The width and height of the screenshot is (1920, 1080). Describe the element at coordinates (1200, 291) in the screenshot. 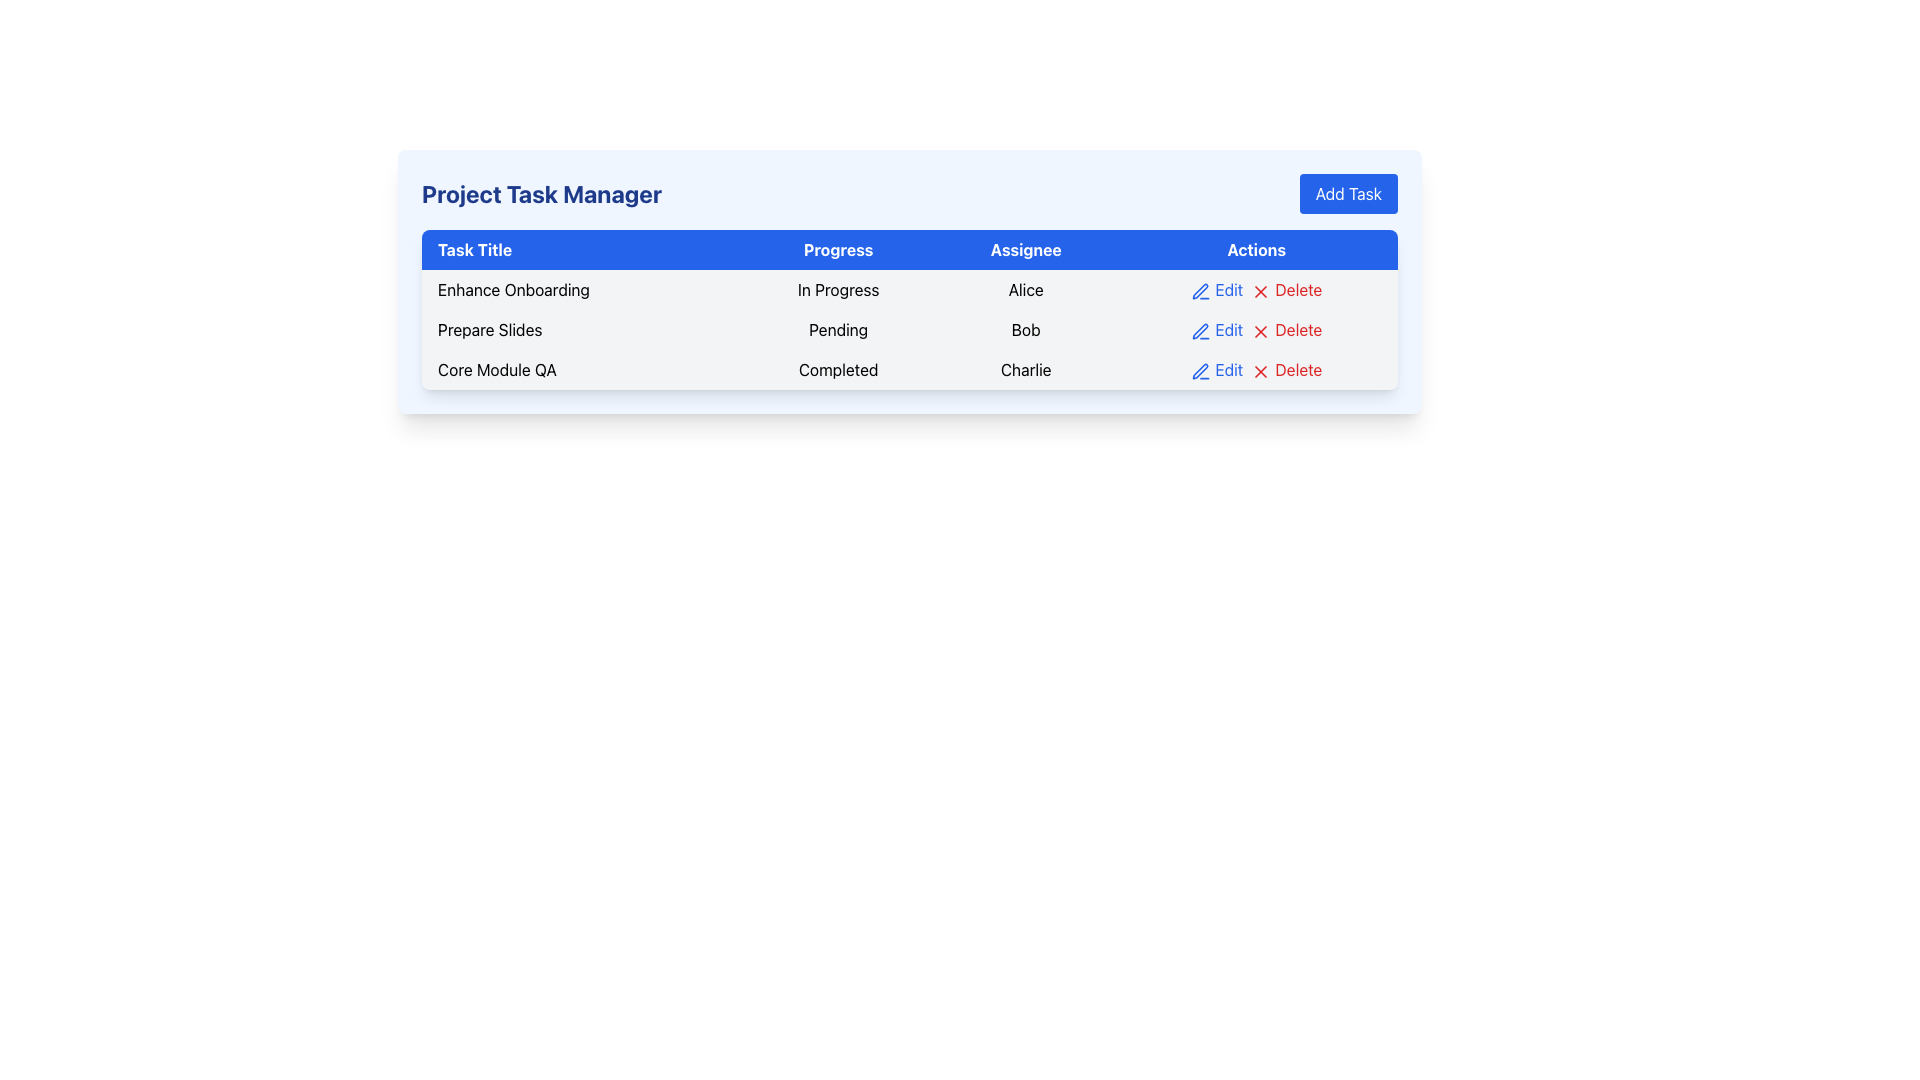

I see `the blue outline pen icon located next to the 'Edit' text in the 'Actions' column of the first row in the task table` at that location.